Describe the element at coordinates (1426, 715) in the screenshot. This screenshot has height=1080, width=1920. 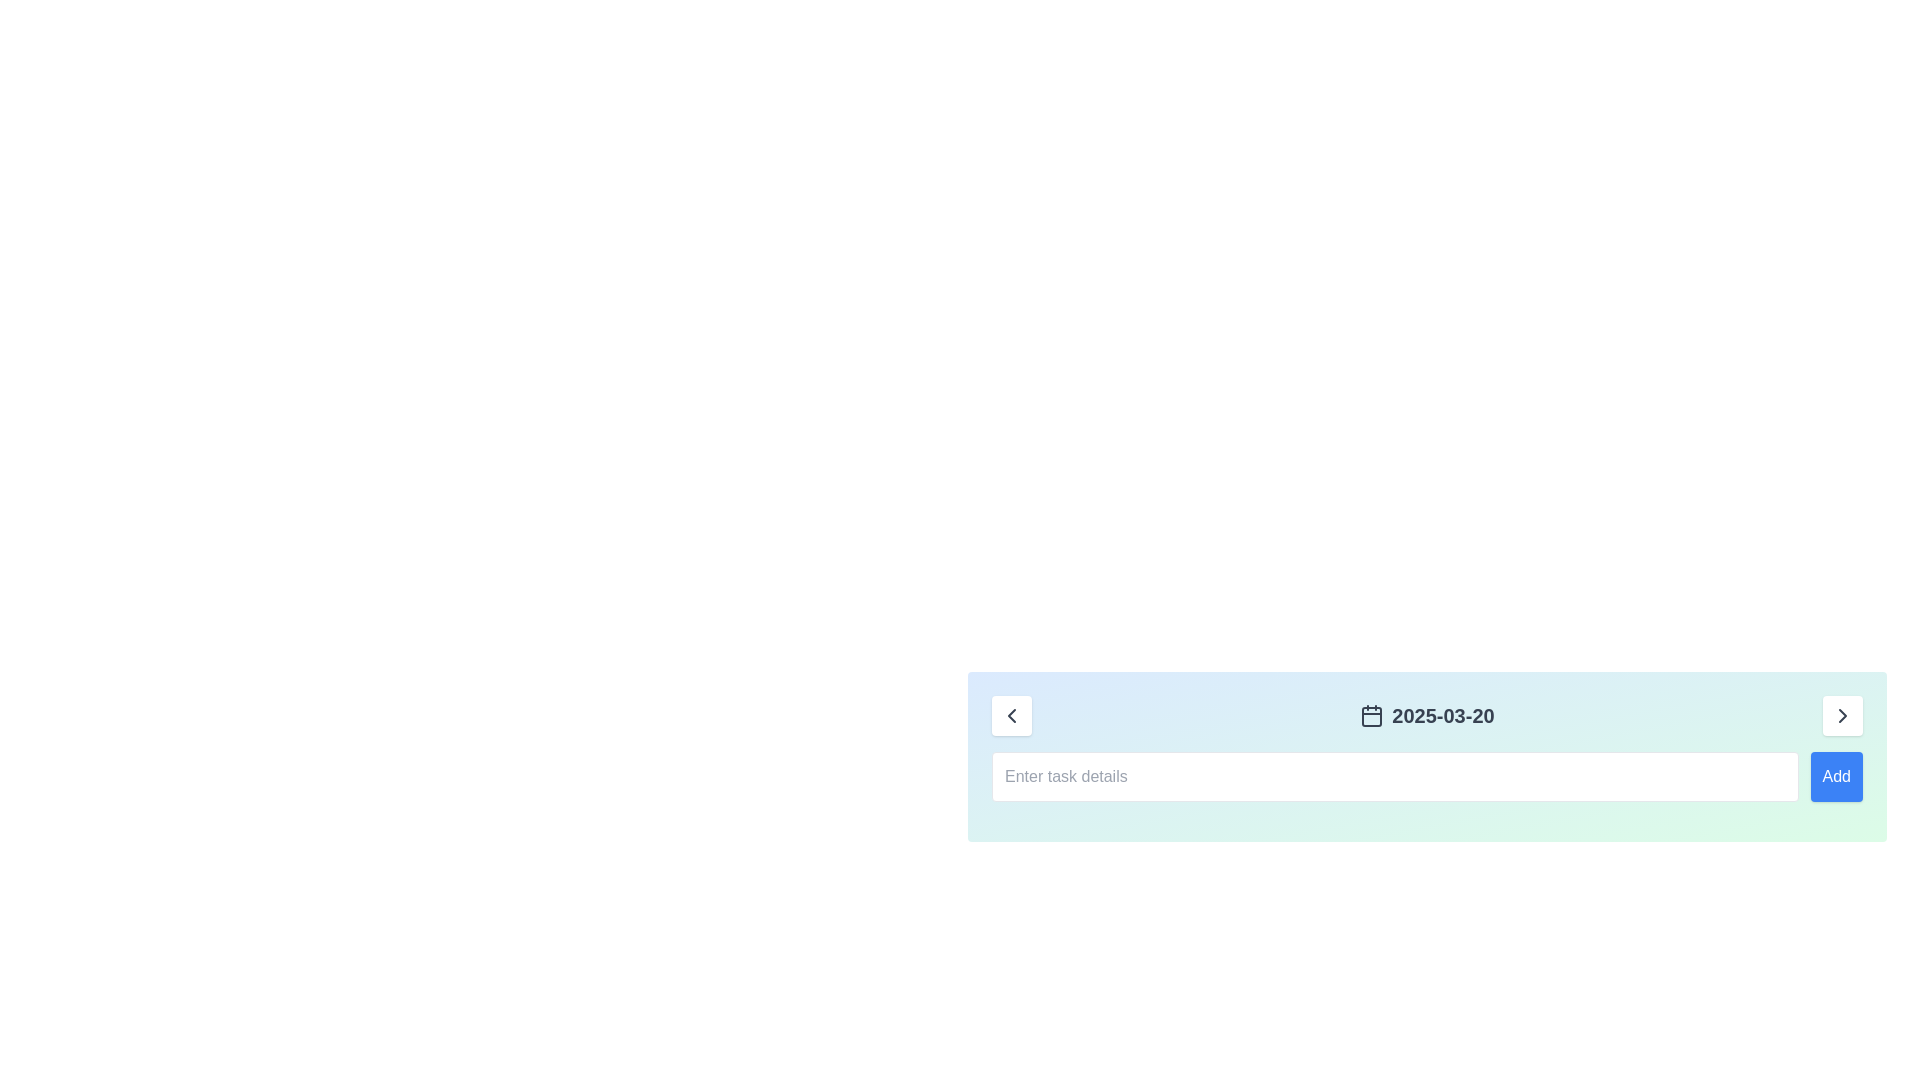
I see `the date text element, which is a combination of text and an icon indicating a date display and selector` at that location.